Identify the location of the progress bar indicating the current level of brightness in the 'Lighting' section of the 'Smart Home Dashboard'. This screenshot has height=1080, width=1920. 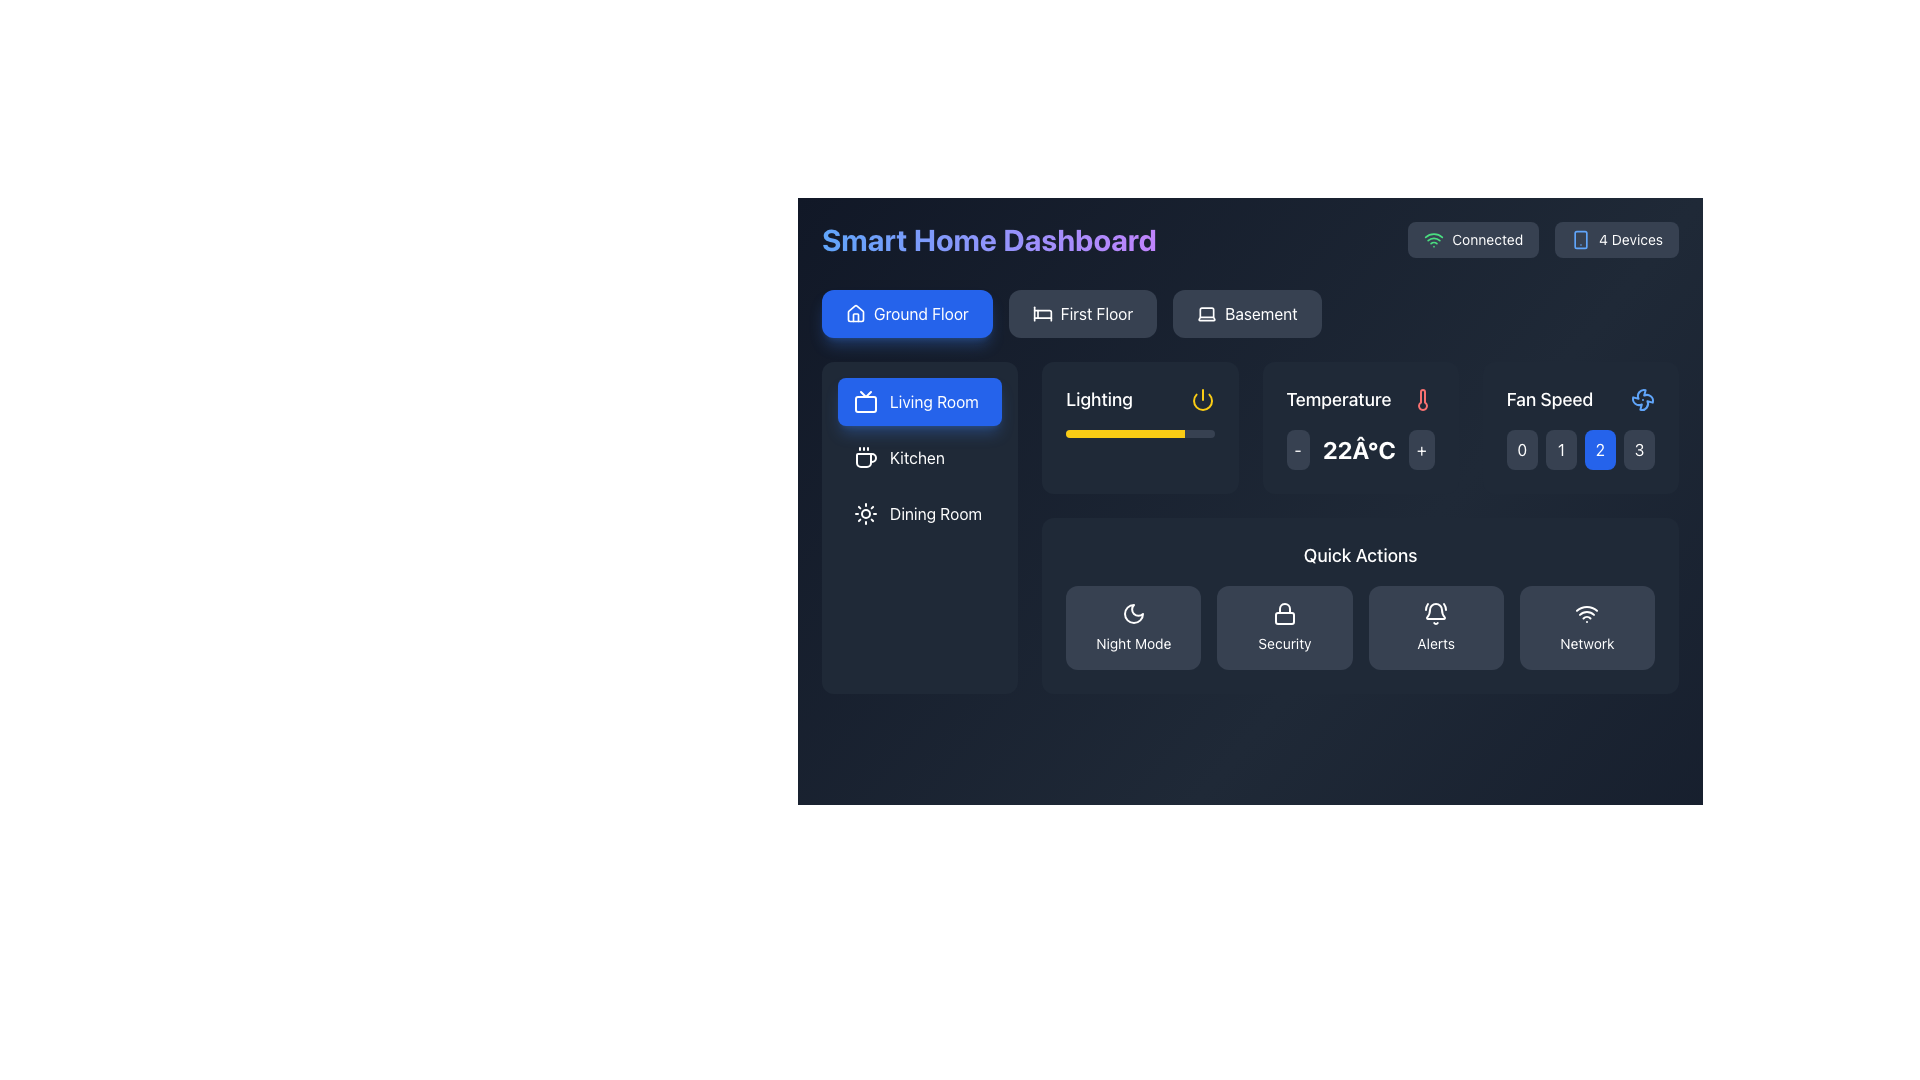
(1140, 433).